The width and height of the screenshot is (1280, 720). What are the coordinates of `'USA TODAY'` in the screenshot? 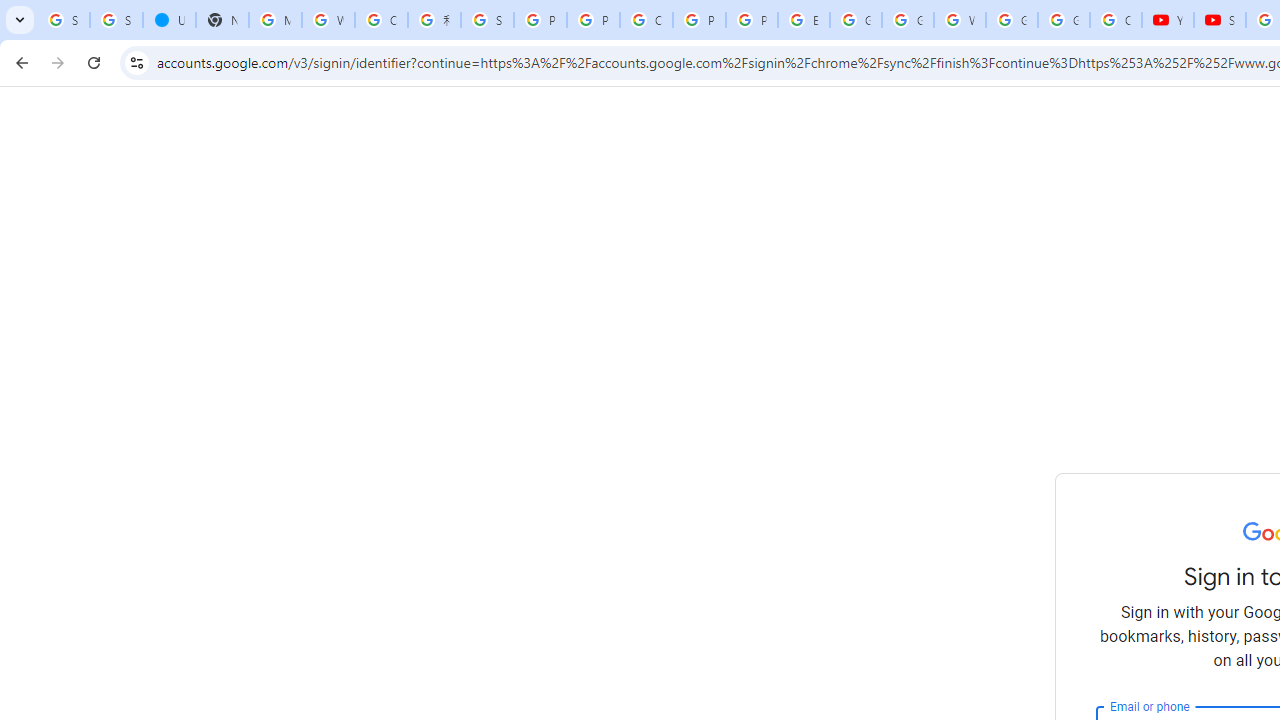 It's located at (169, 20).